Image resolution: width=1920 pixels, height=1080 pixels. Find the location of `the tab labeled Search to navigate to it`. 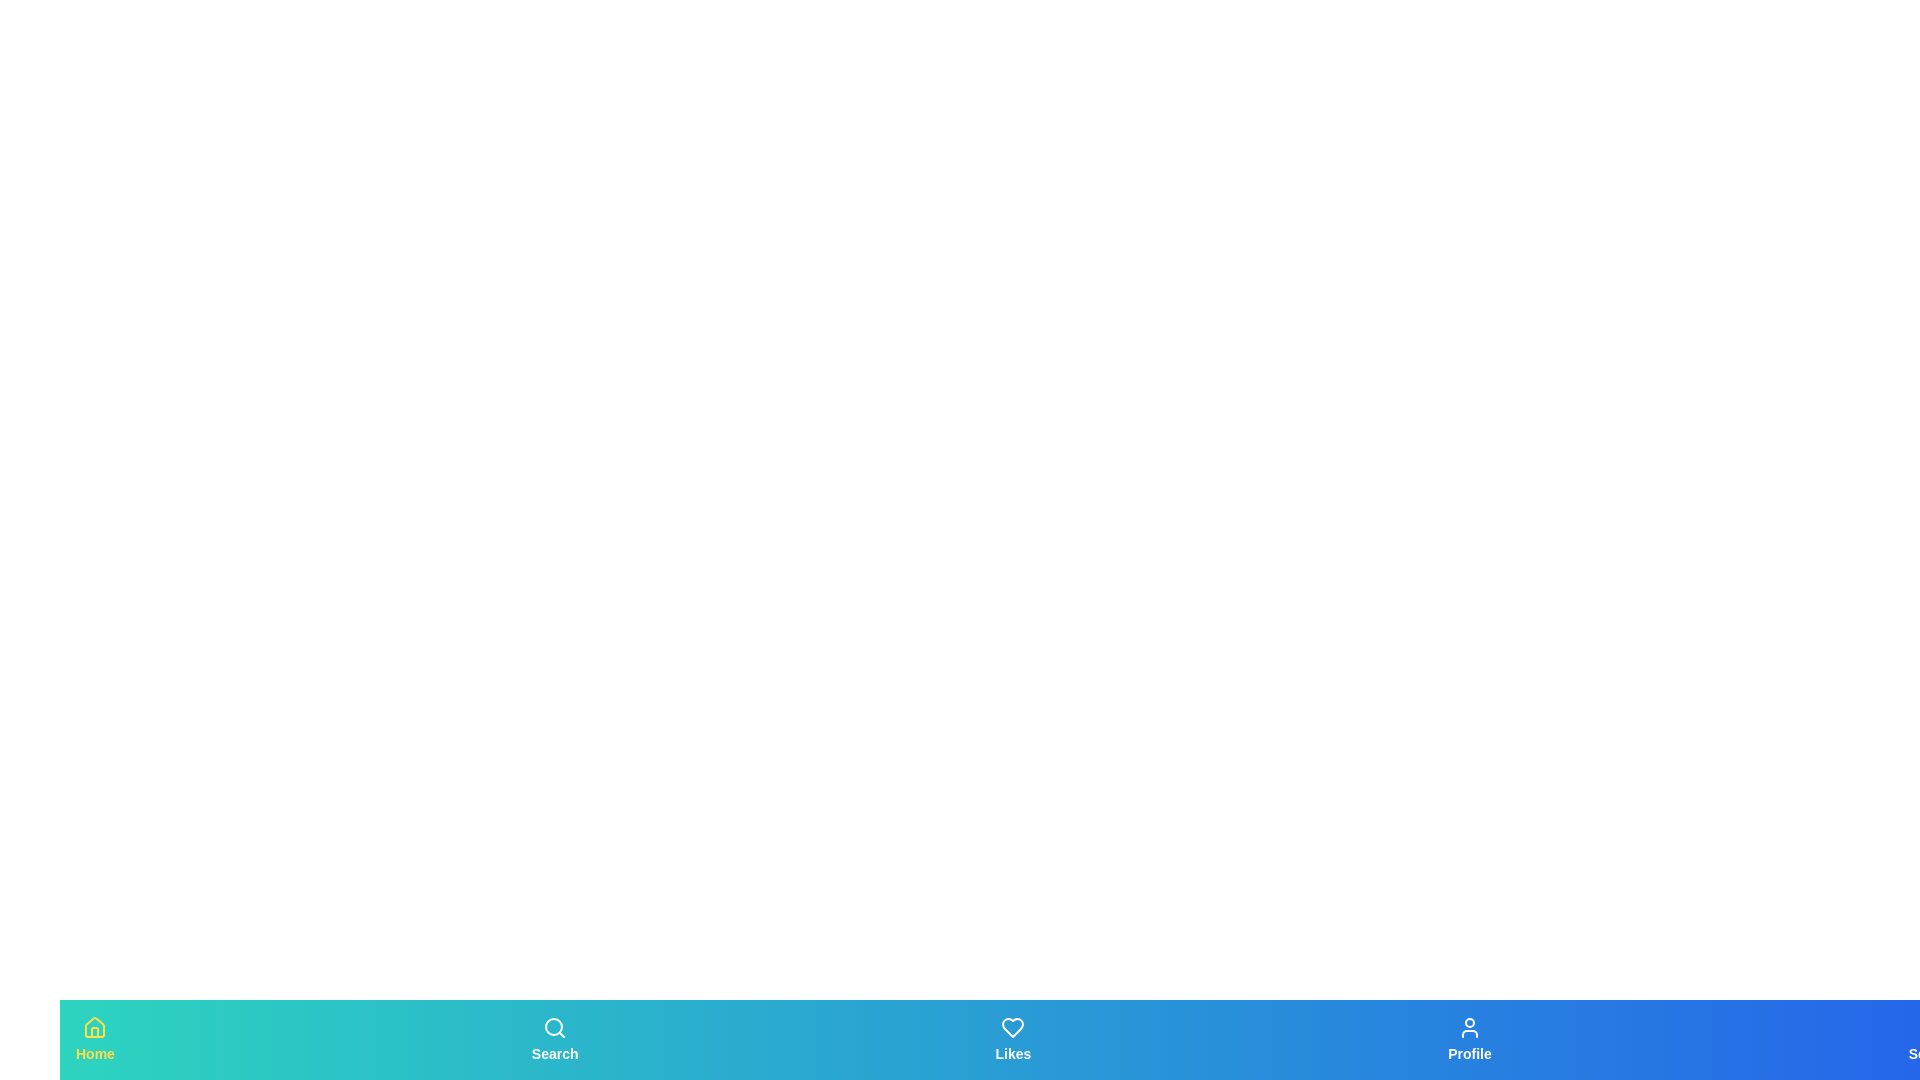

the tab labeled Search to navigate to it is located at coordinates (555, 1039).